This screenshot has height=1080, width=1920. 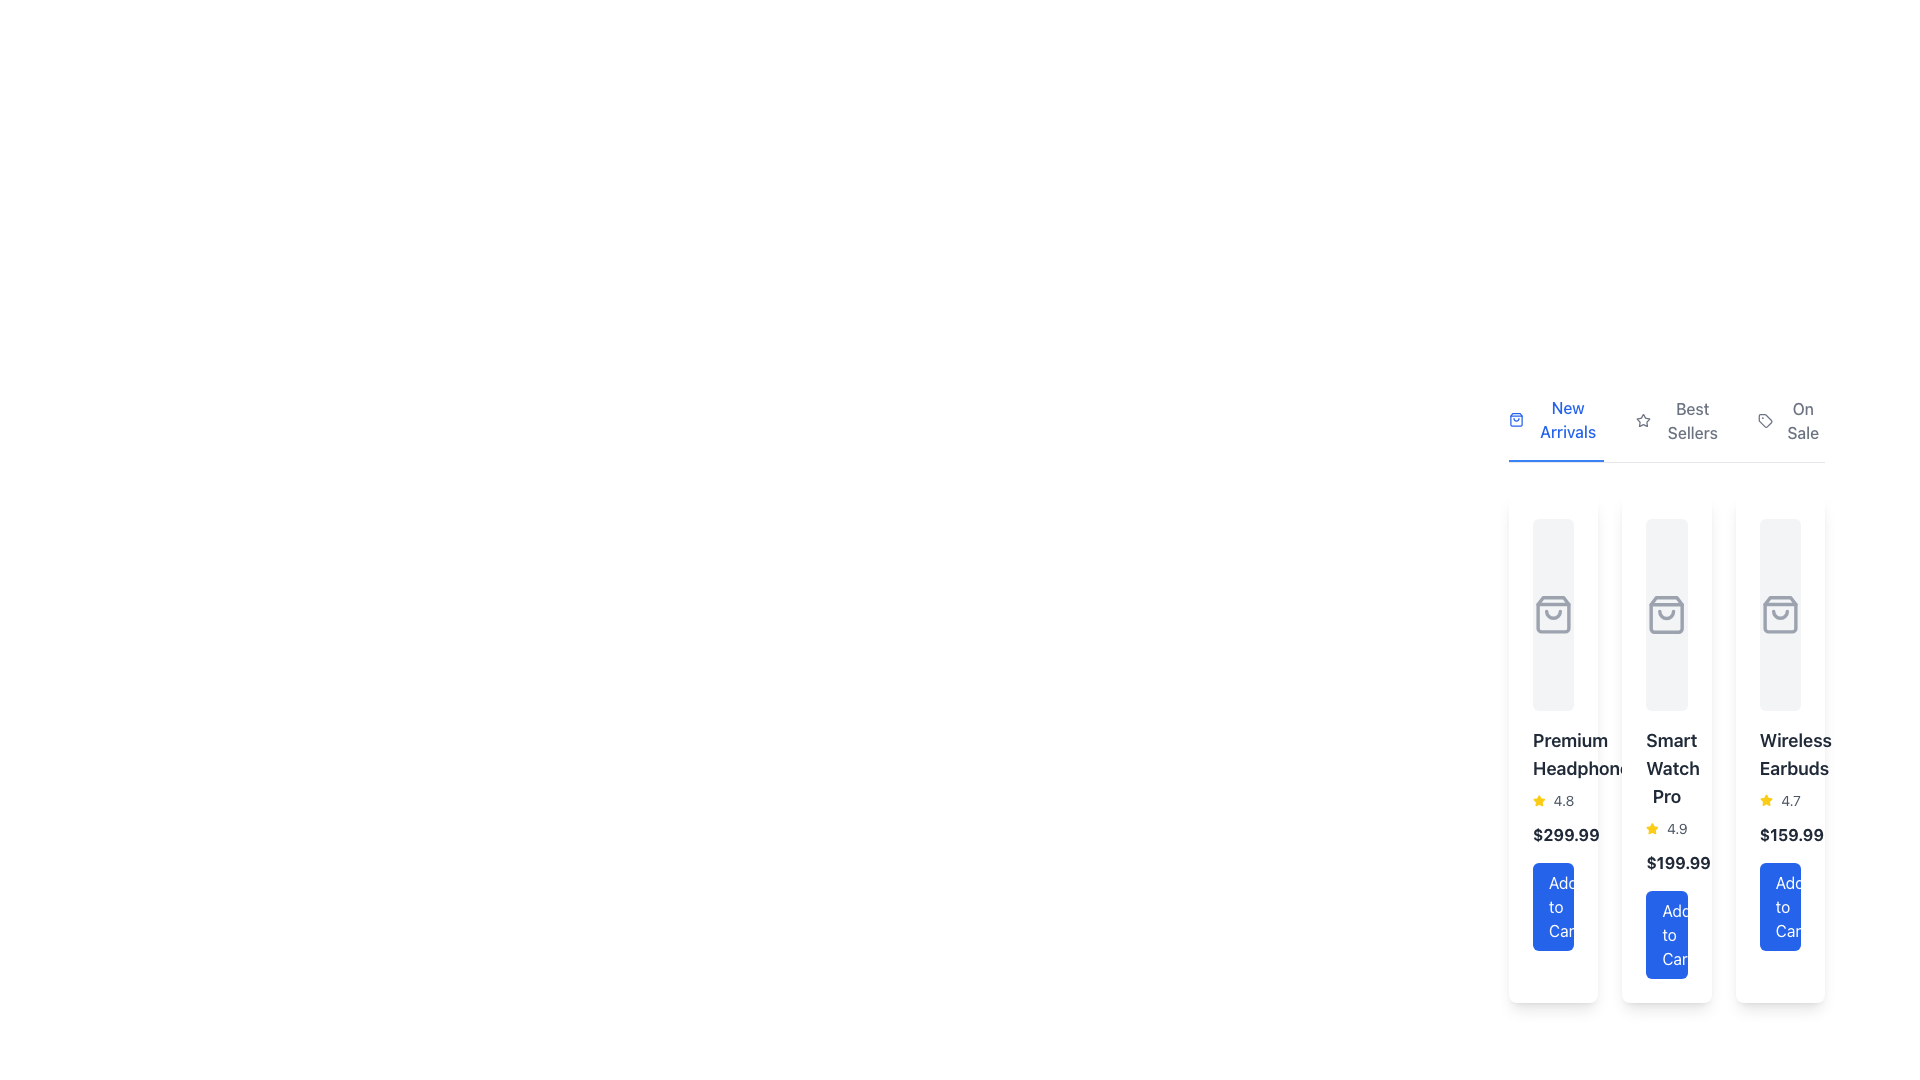 What do you see at coordinates (1790, 800) in the screenshot?
I see `text content of the user rating label located in the third product card, positioned to the right of the yellow star icon in the rating section` at bounding box center [1790, 800].